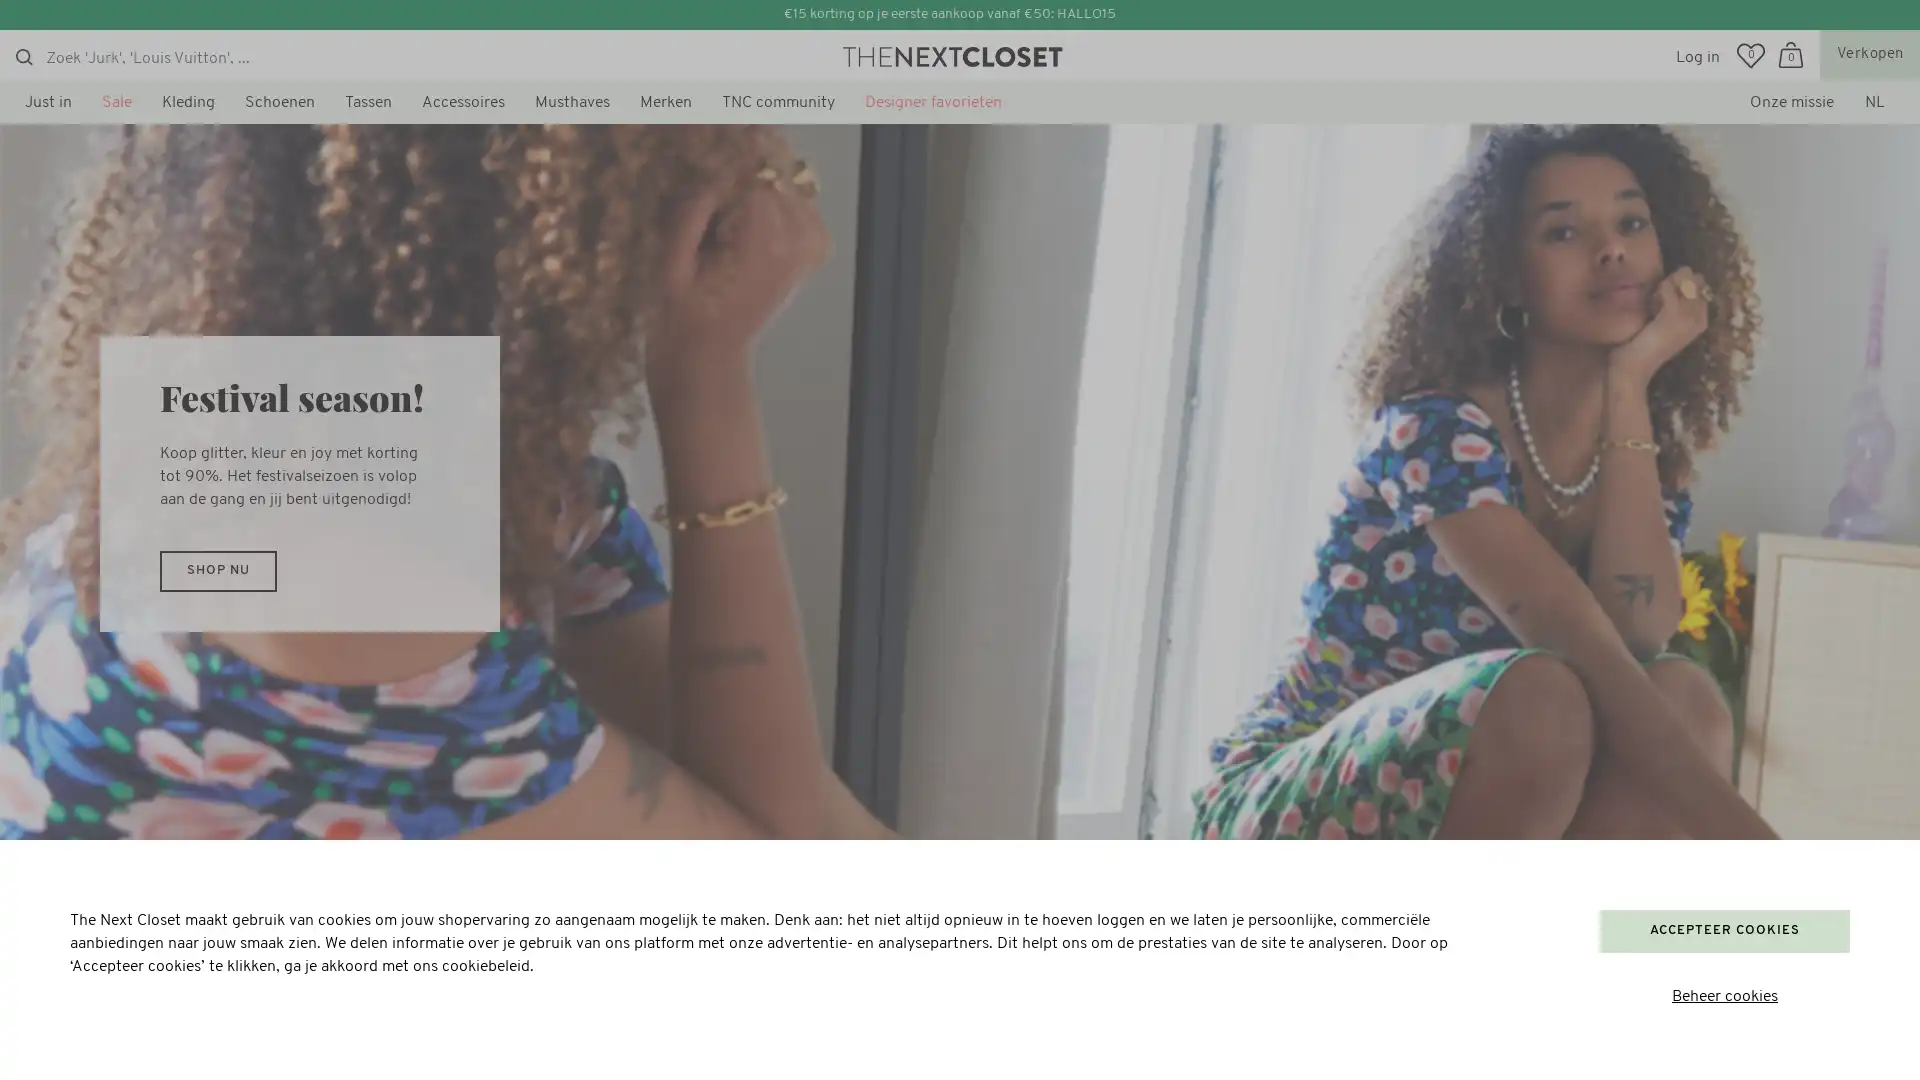 This screenshot has width=1920, height=1080. I want to click on Search, so click(24, 56).